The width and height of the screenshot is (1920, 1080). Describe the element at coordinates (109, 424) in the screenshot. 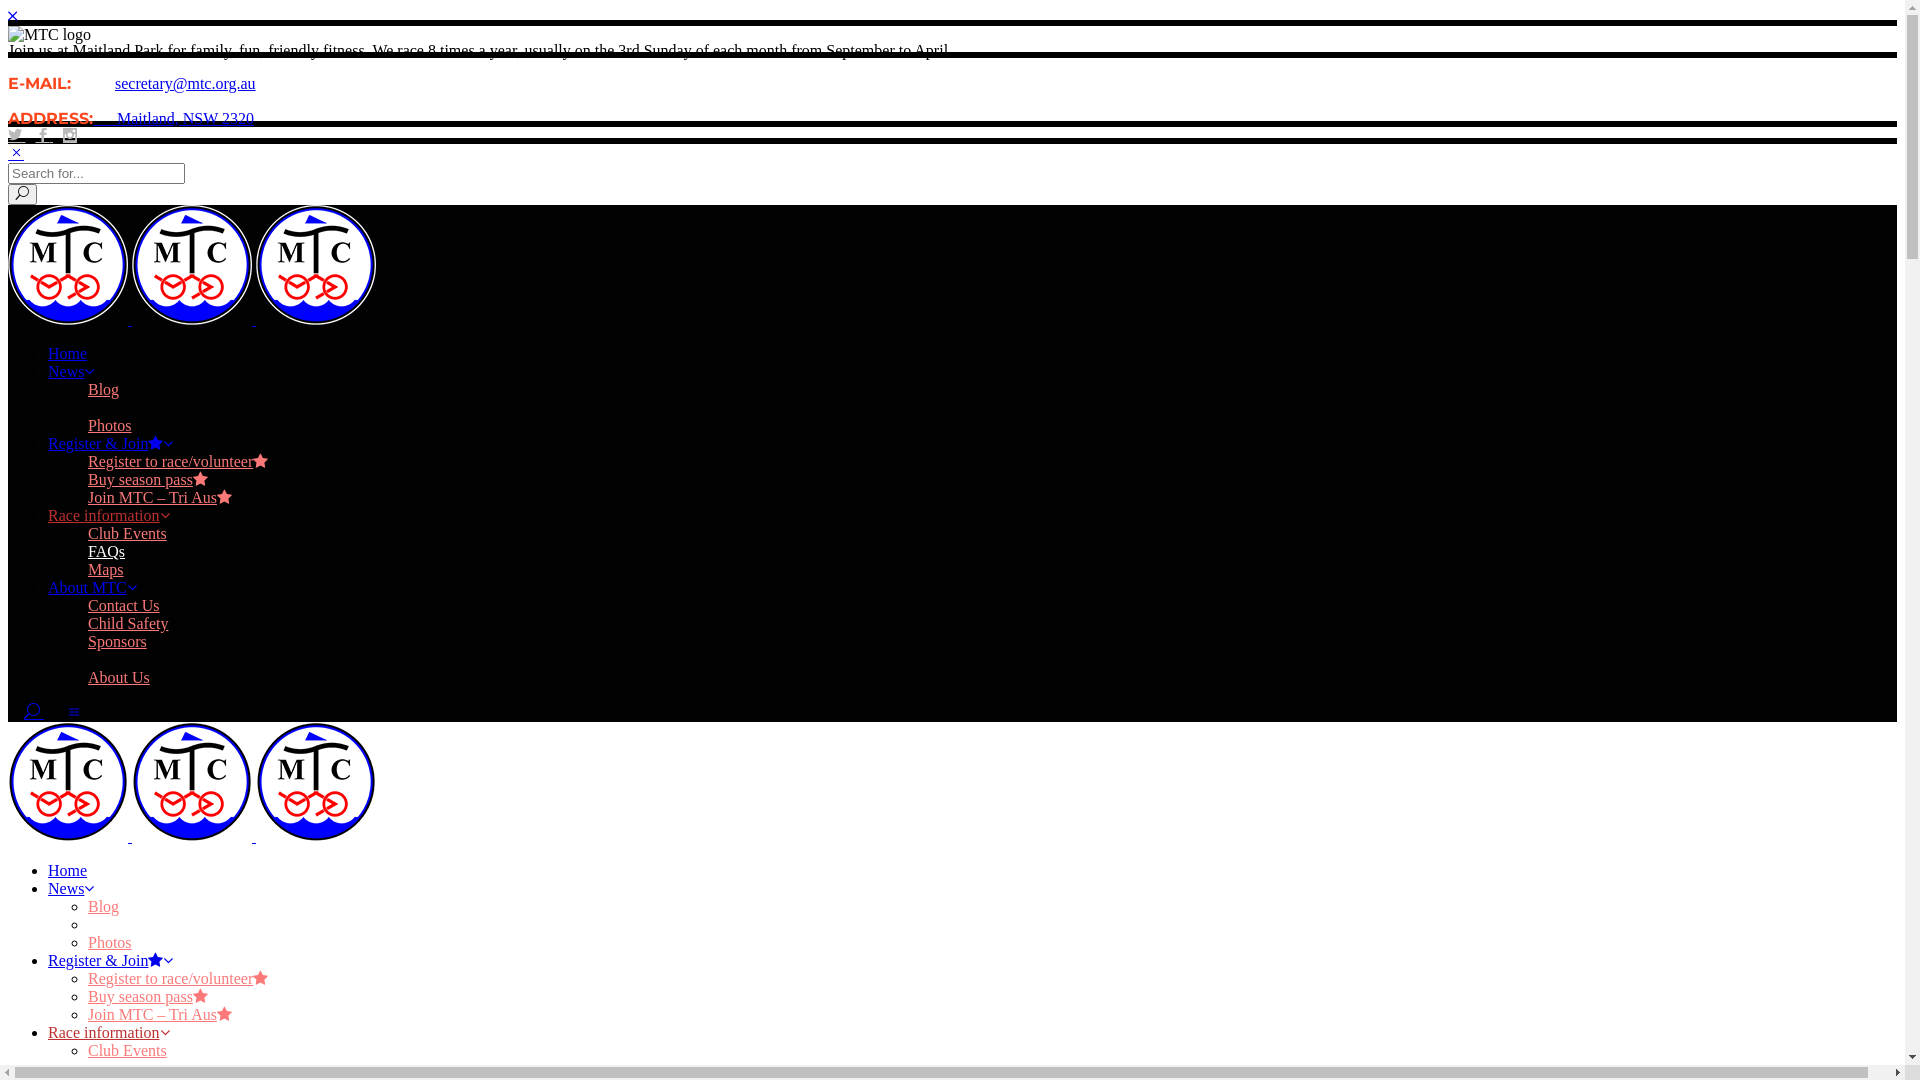

I see `'Photos'` at that location.